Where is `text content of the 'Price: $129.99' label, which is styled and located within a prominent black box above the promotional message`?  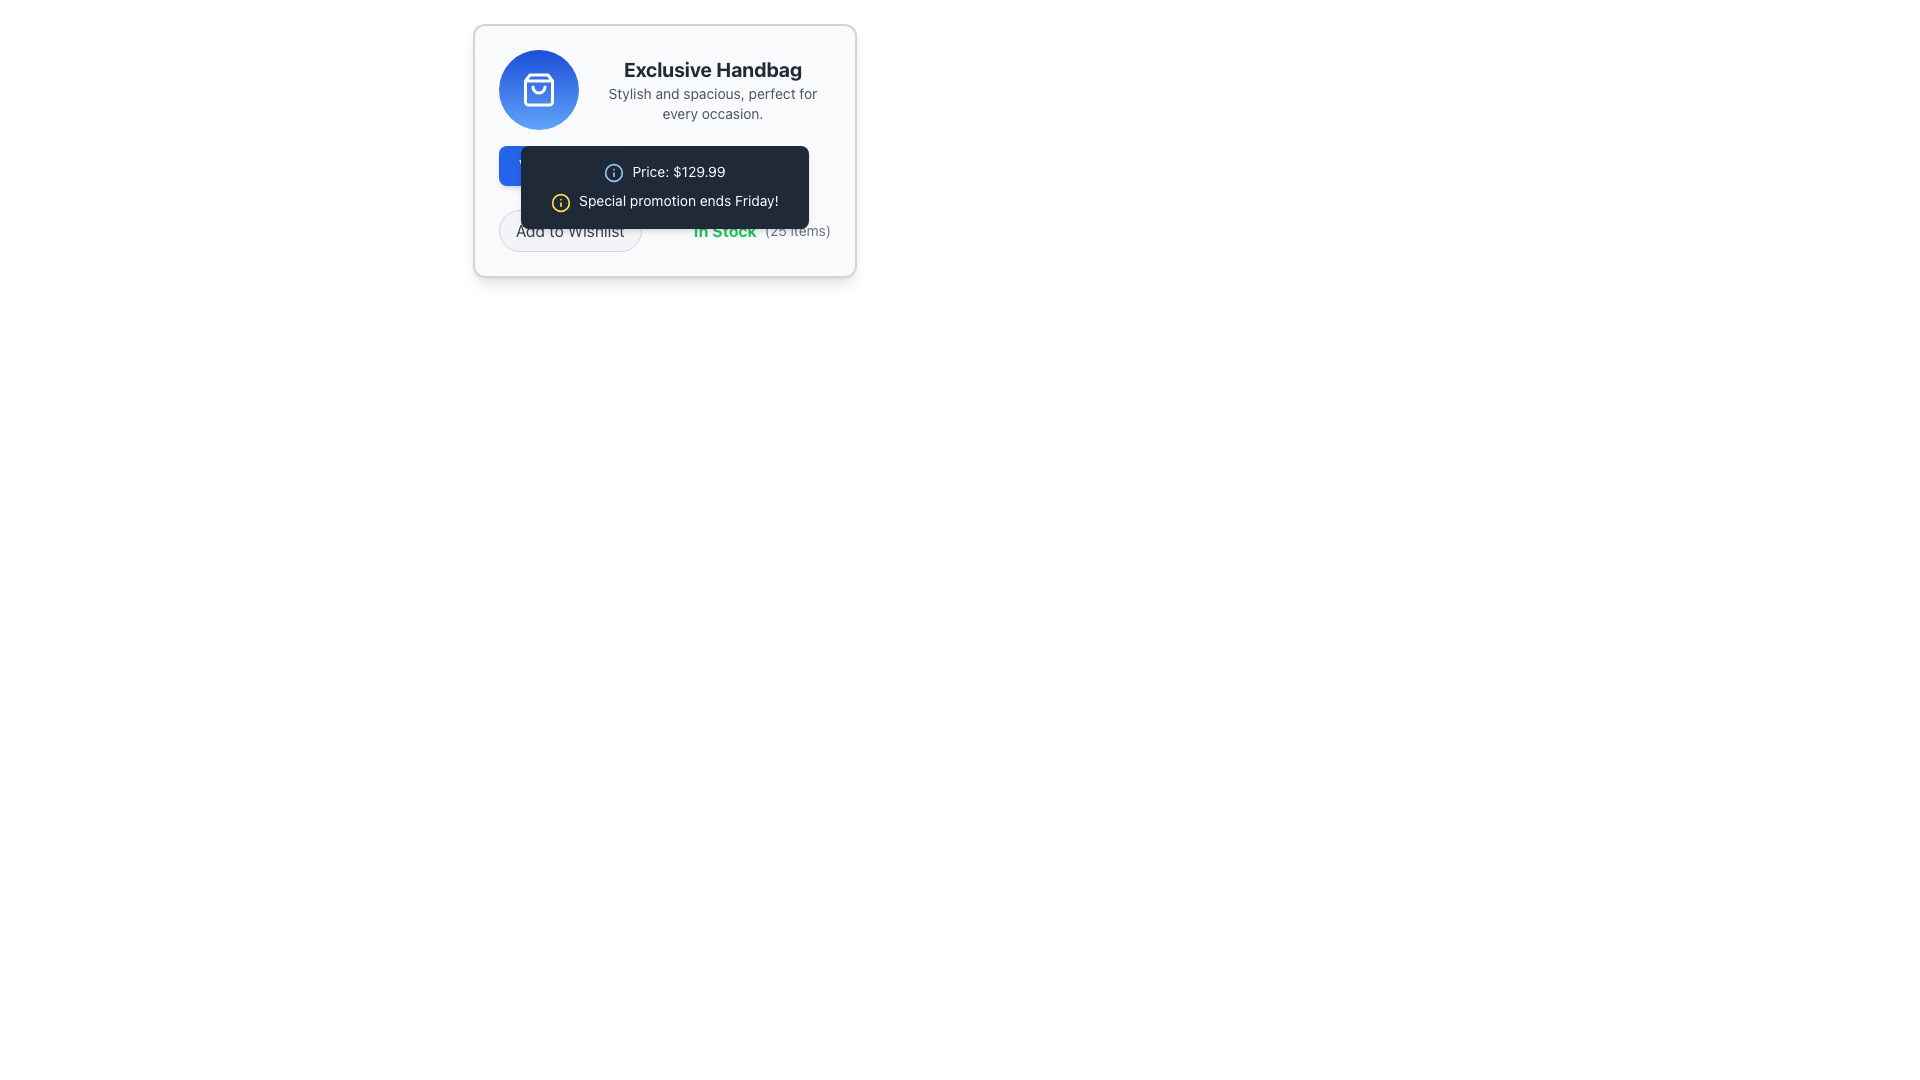
text content of the 'Price: $129.99' label, which is styled and located within a prominent black box above the promotional message is located at coordinates (665, 171).